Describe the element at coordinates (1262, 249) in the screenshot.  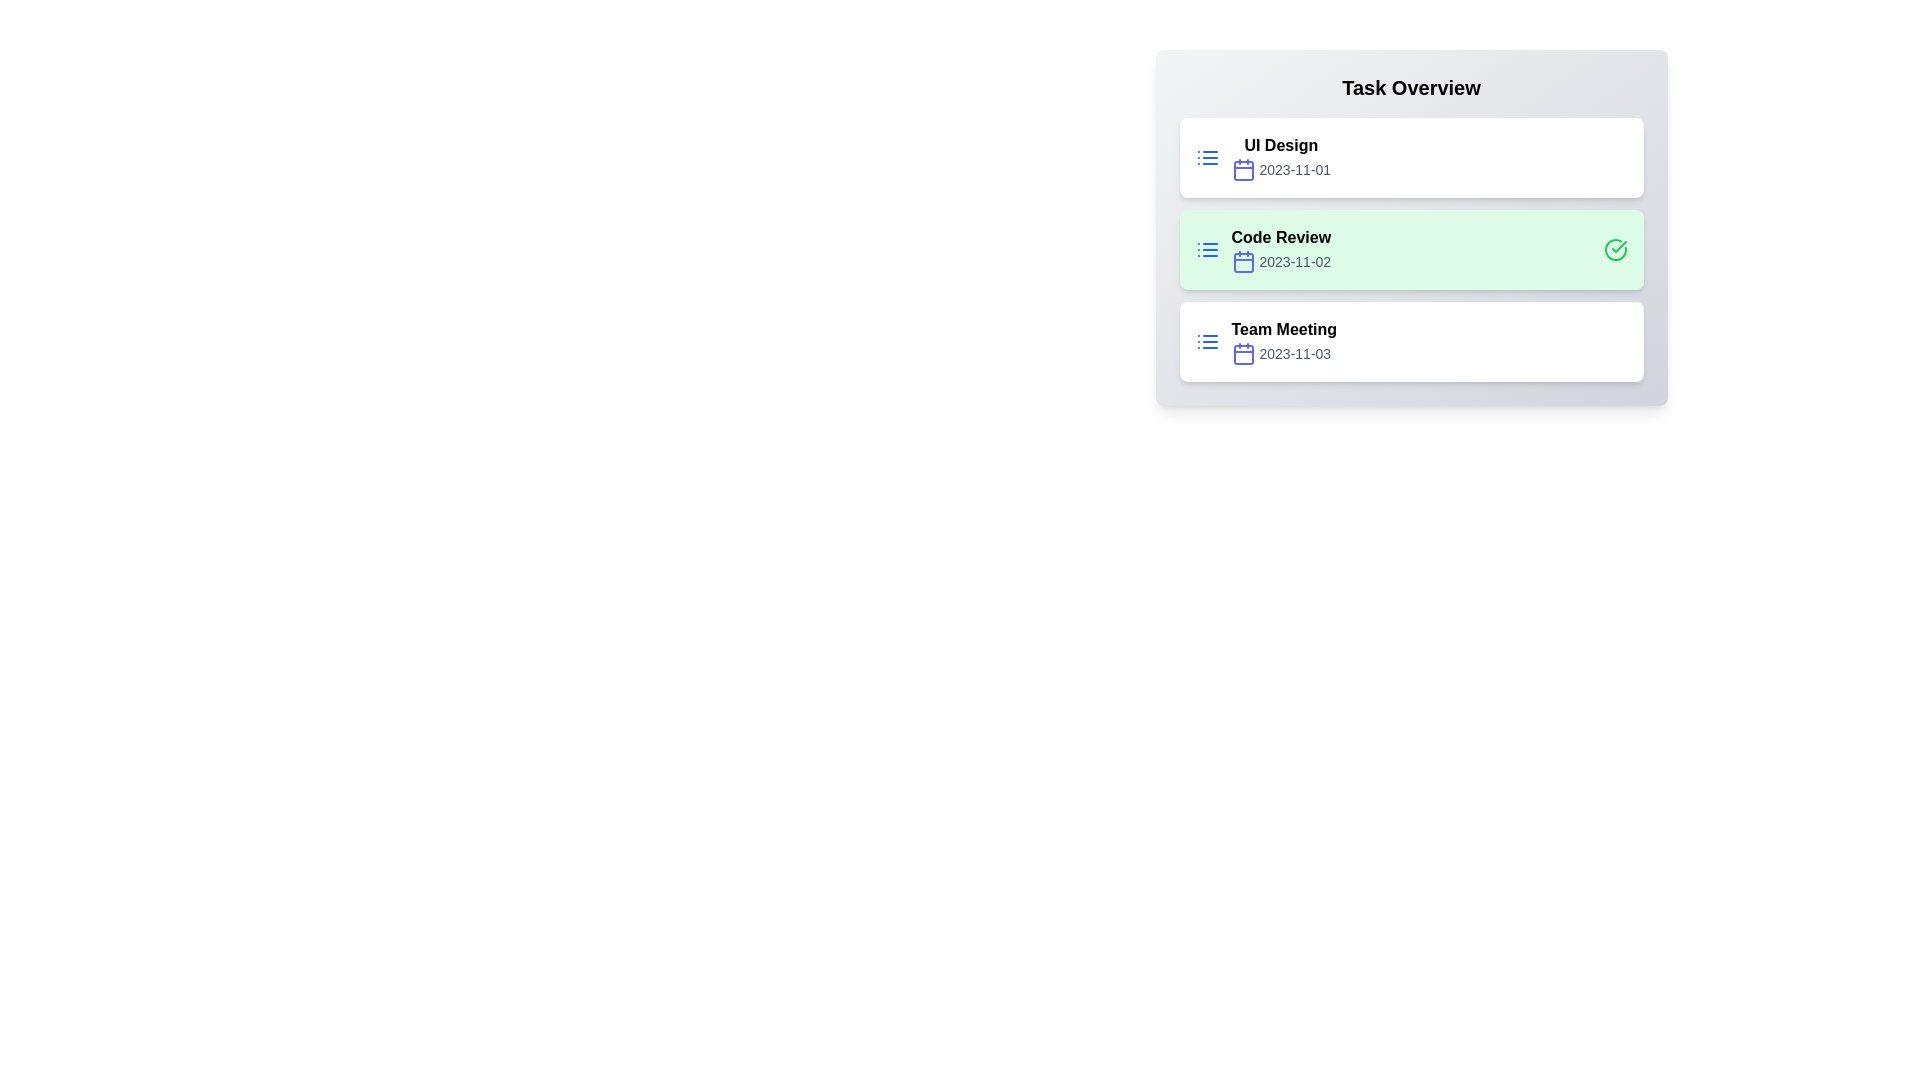
I see `the task Code Review to edit its details` at that location.